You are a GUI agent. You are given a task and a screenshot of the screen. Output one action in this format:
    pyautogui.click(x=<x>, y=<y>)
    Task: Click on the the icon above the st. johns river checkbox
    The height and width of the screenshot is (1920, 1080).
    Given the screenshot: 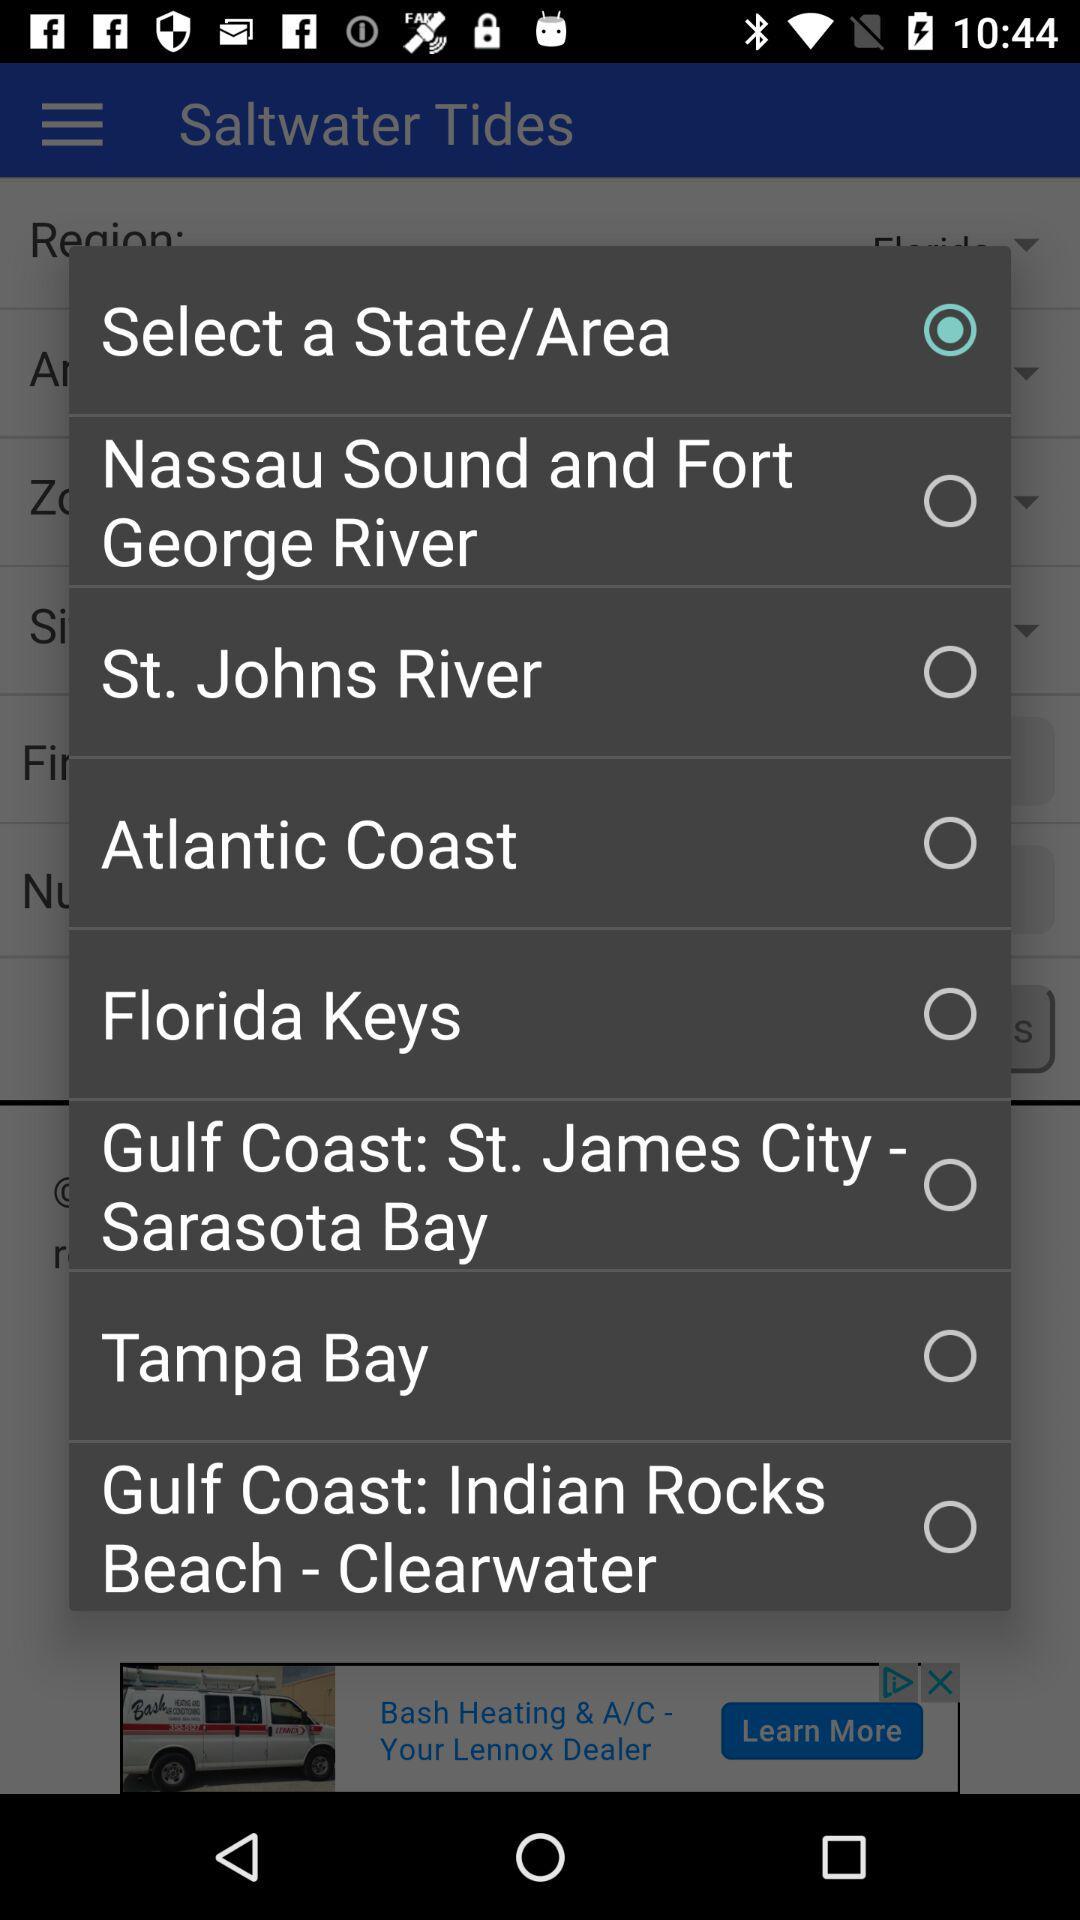 What is the action you would take?
    pyautogui.click(x=540, y=500)
    